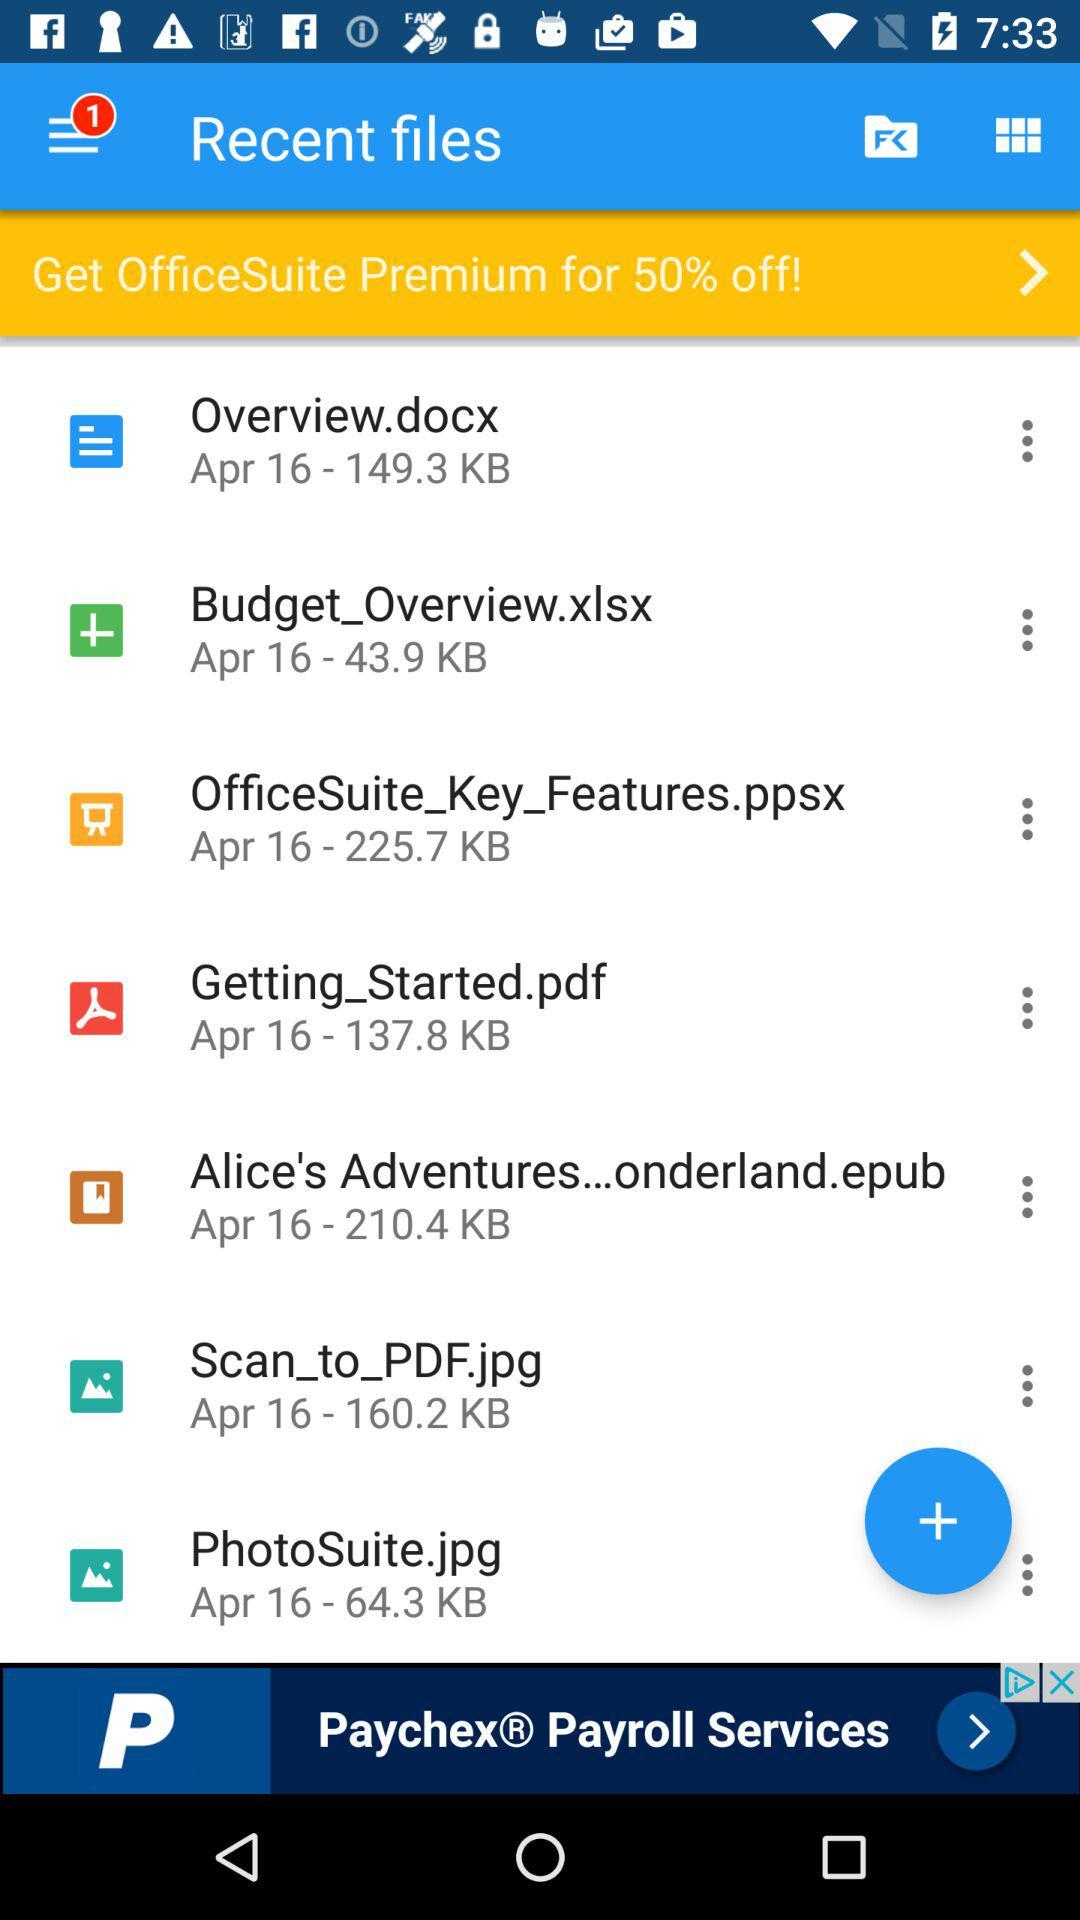 The width and height of the screenshot is (1080, 1920). I want to click on a item, so click(938, 1520).